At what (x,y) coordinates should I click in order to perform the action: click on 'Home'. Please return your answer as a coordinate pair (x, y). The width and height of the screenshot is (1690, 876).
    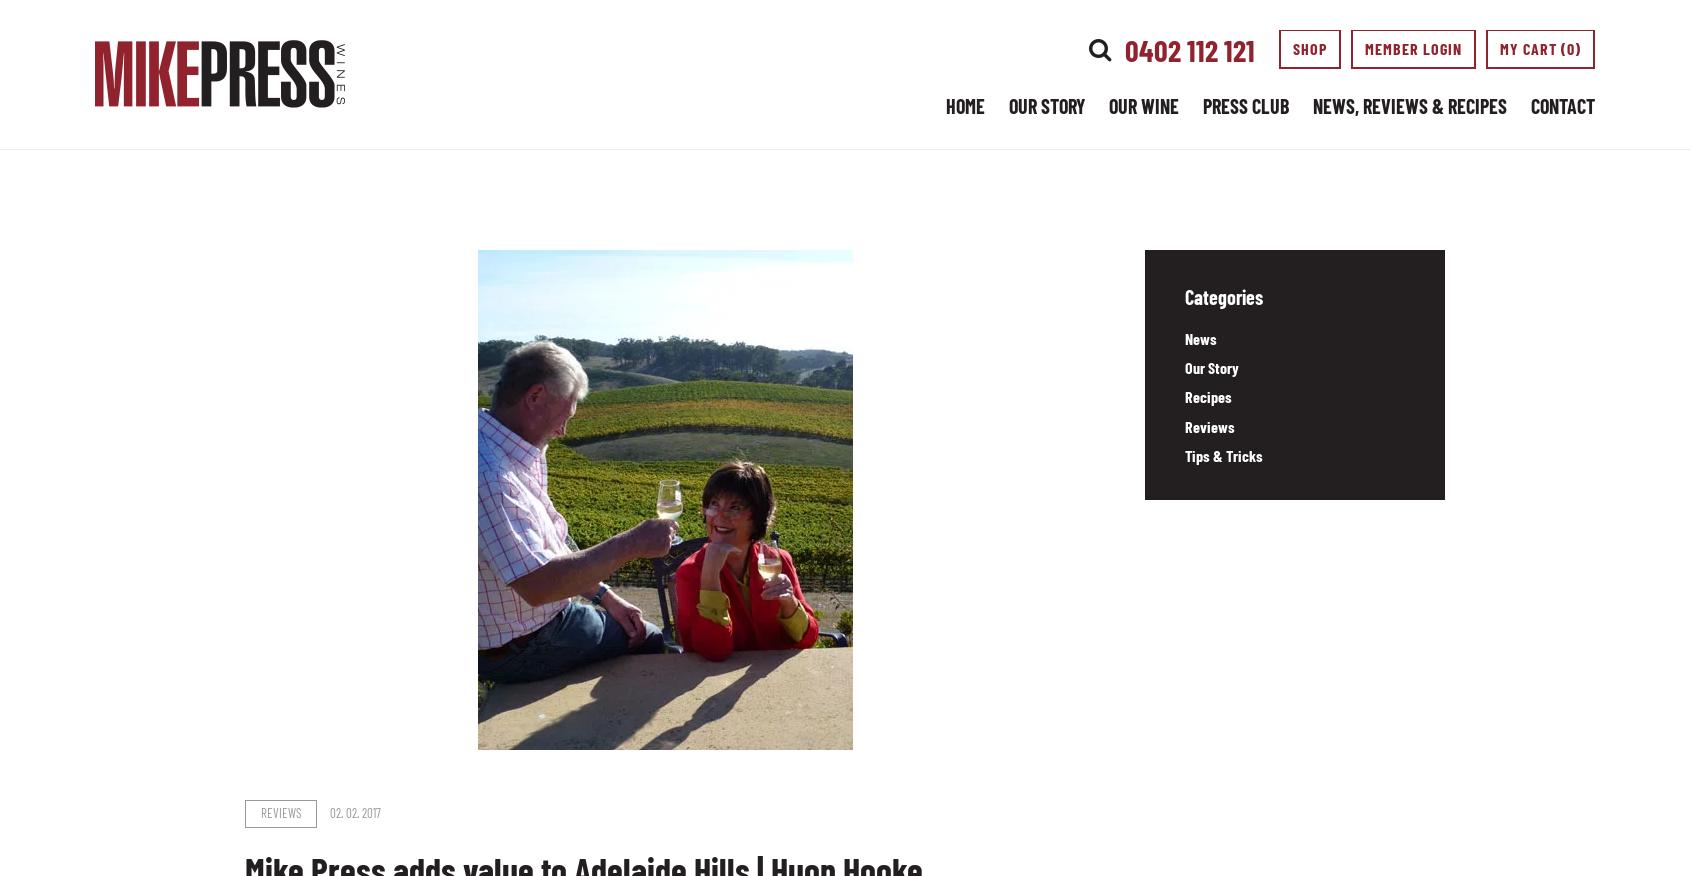
    Looking at the image, I should click on (965, 106).